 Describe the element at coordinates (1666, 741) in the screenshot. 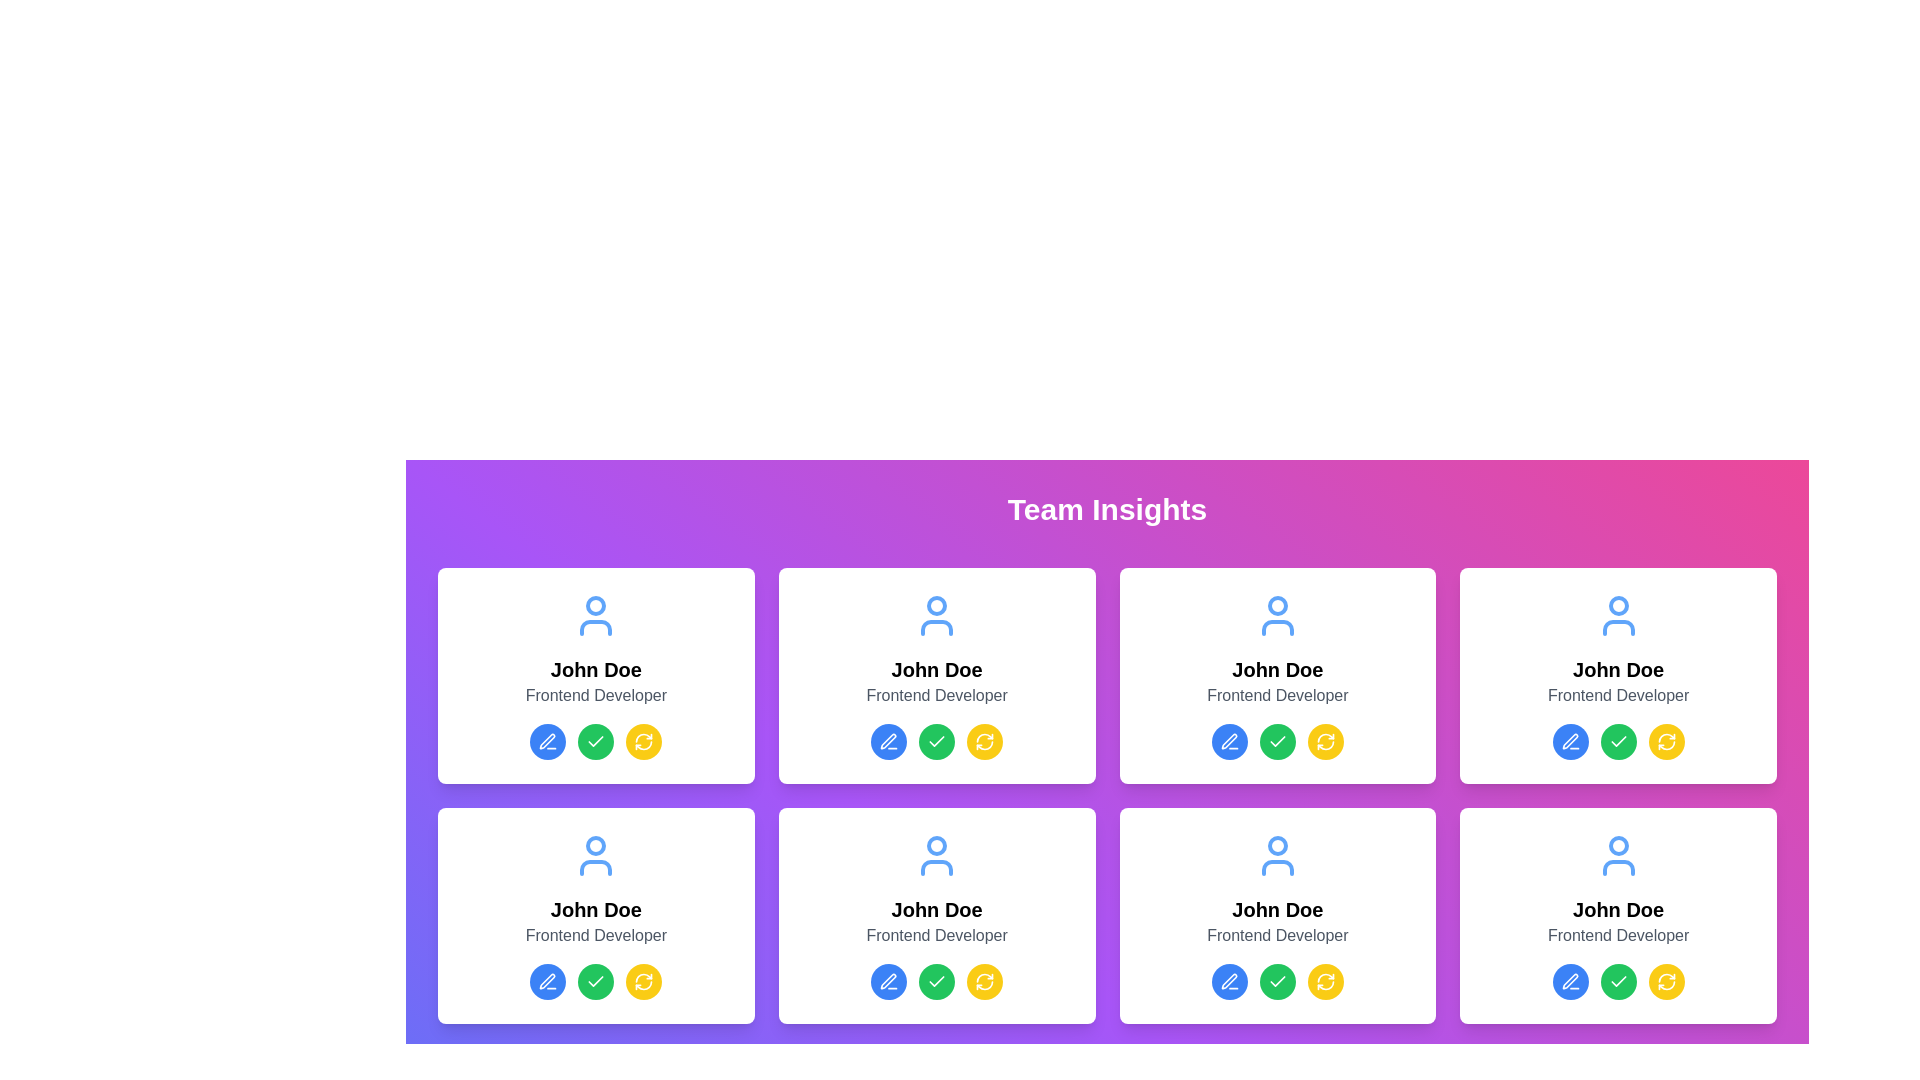

I see `the third button in the action set located at the bottom-right corner of the card` at that location.